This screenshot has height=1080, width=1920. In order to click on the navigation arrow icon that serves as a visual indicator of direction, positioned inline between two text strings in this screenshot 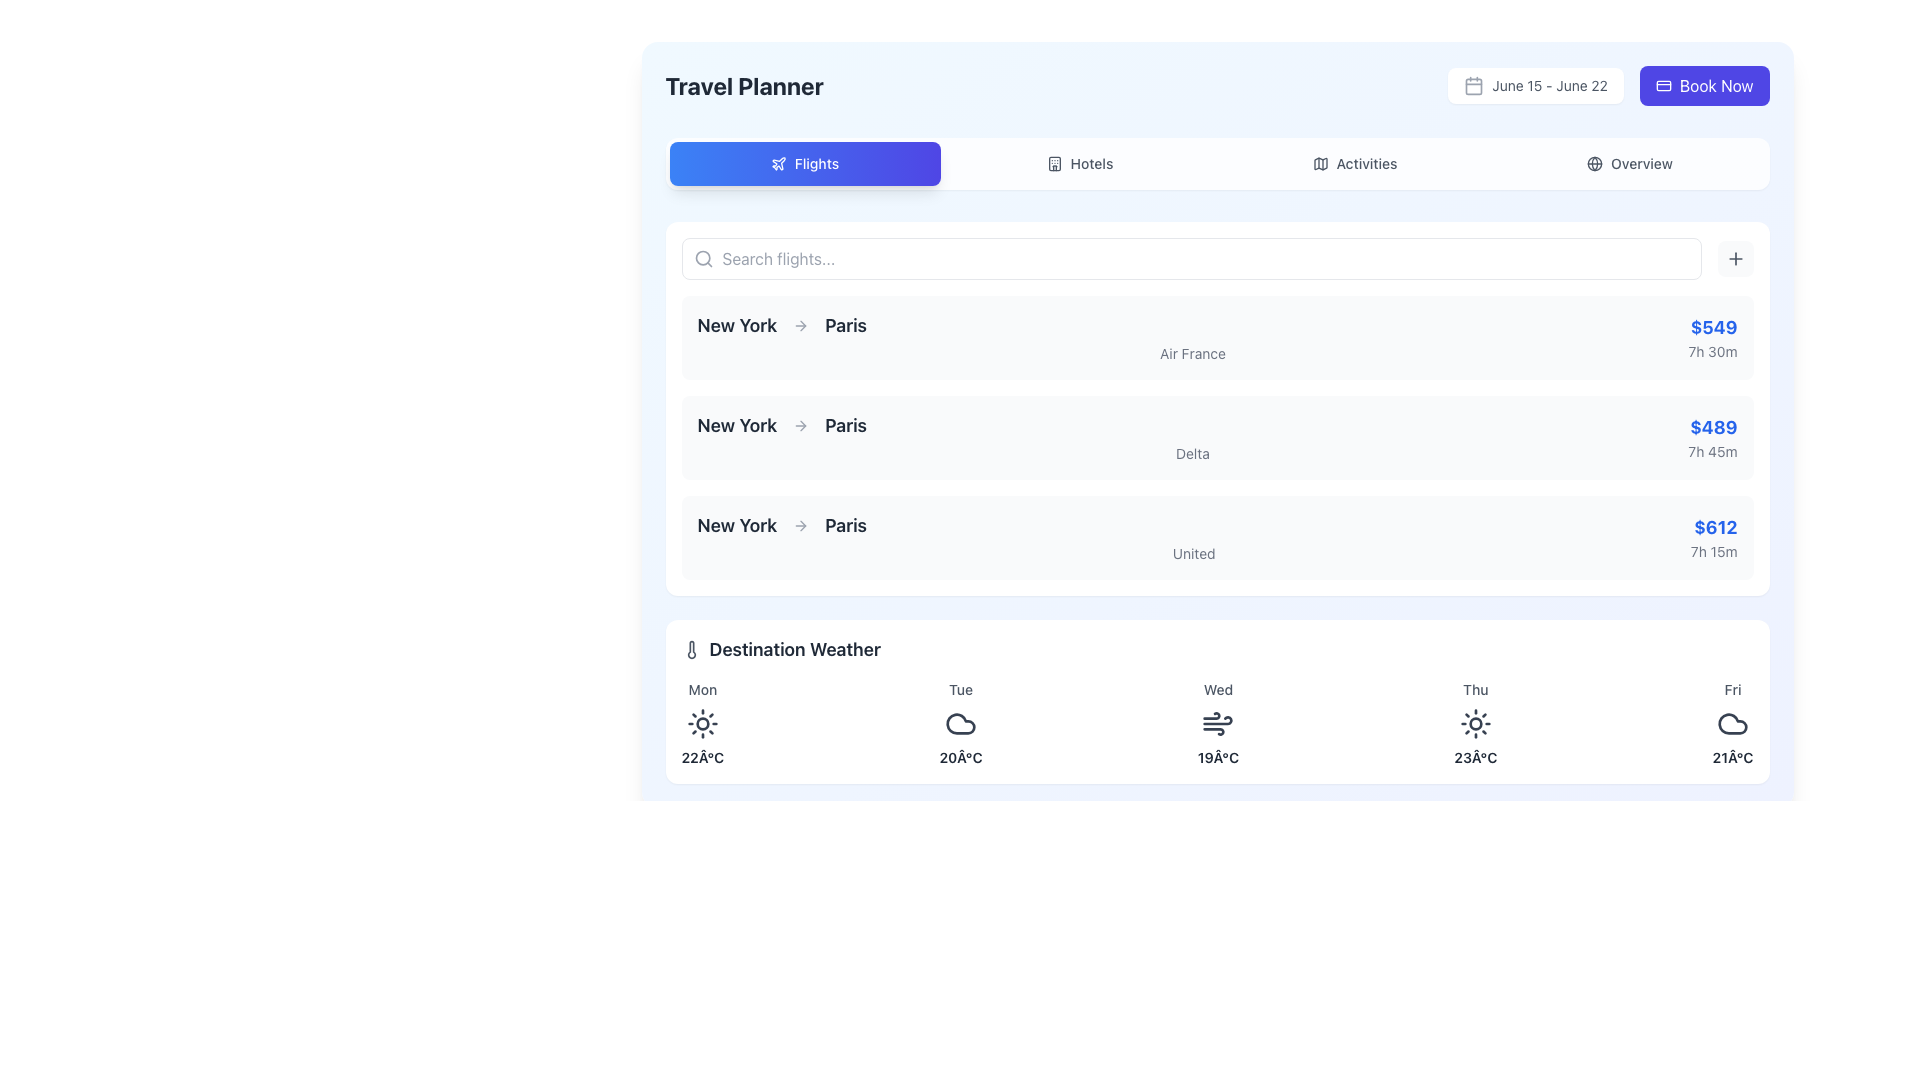, I will do `click(803, 325)`.